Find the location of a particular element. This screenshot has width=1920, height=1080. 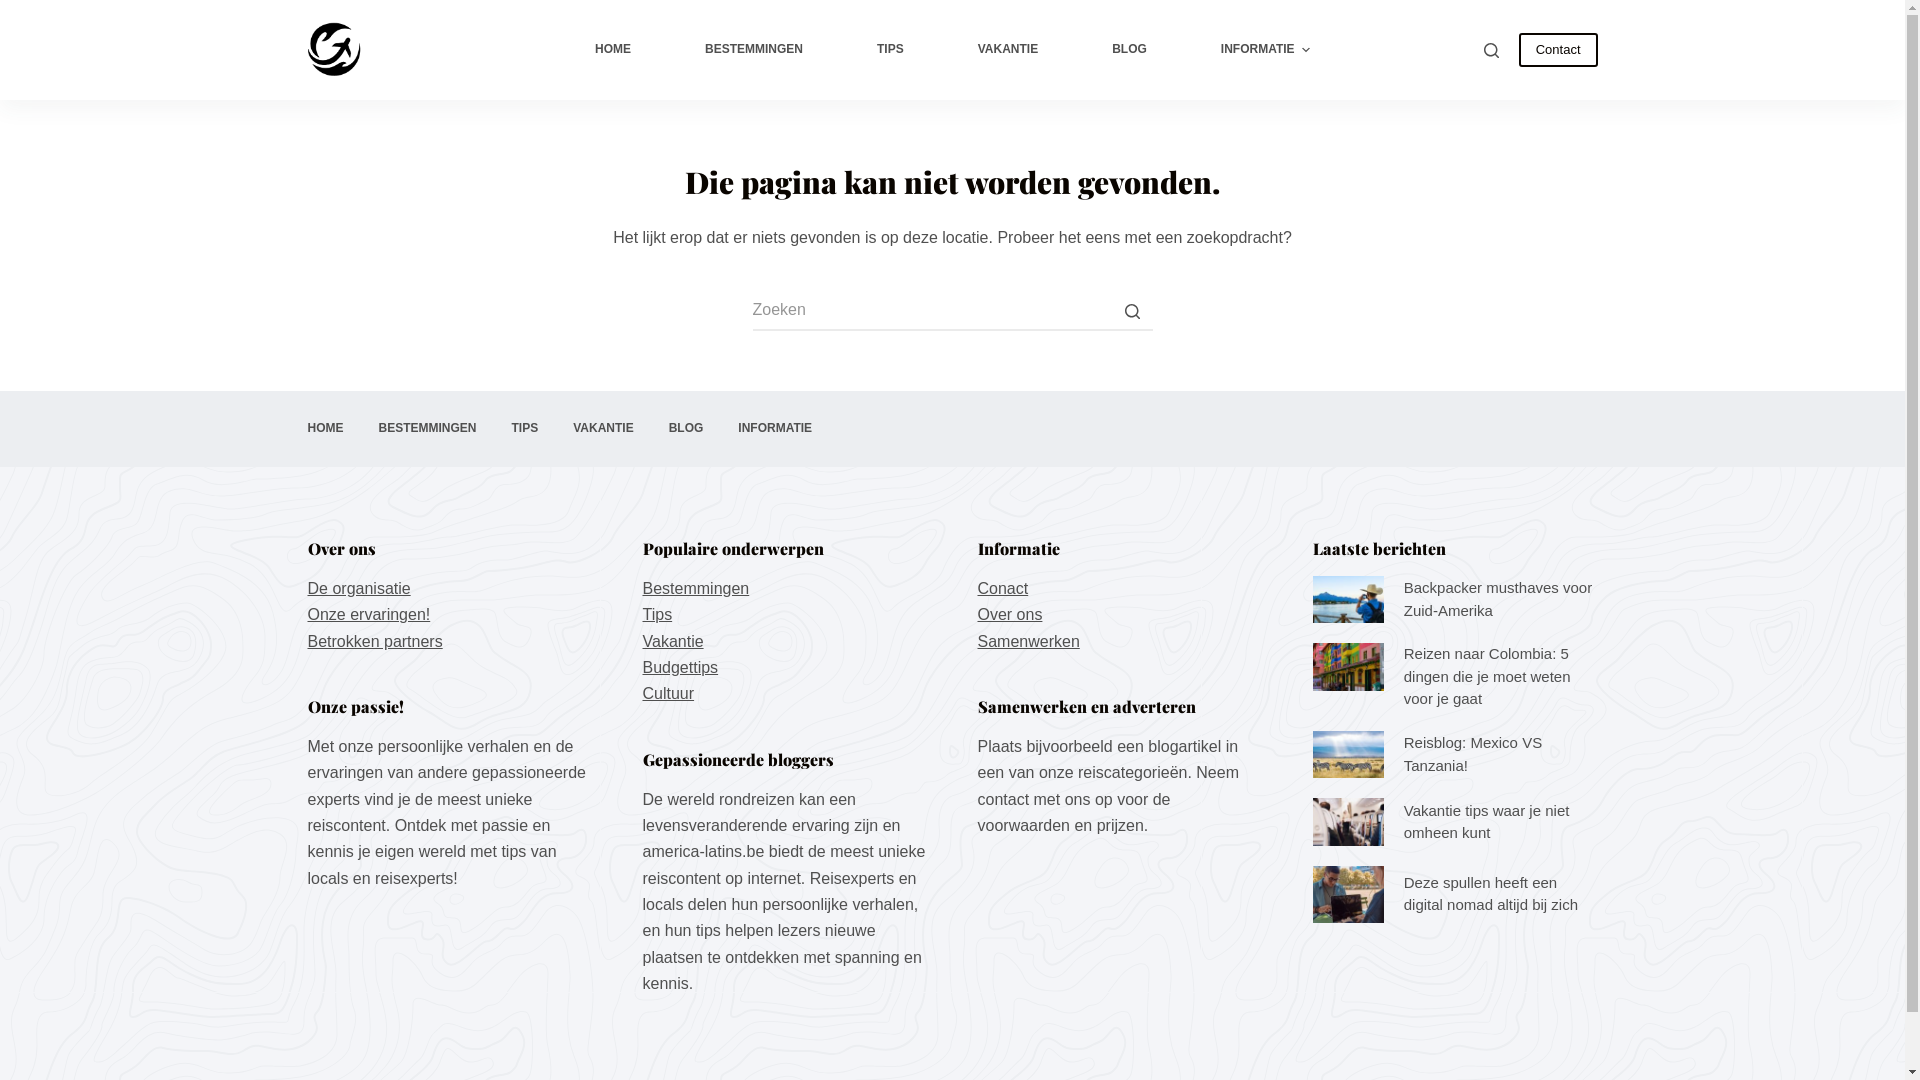

'Onze ervaringen!' is located at coordinates (369, 613).